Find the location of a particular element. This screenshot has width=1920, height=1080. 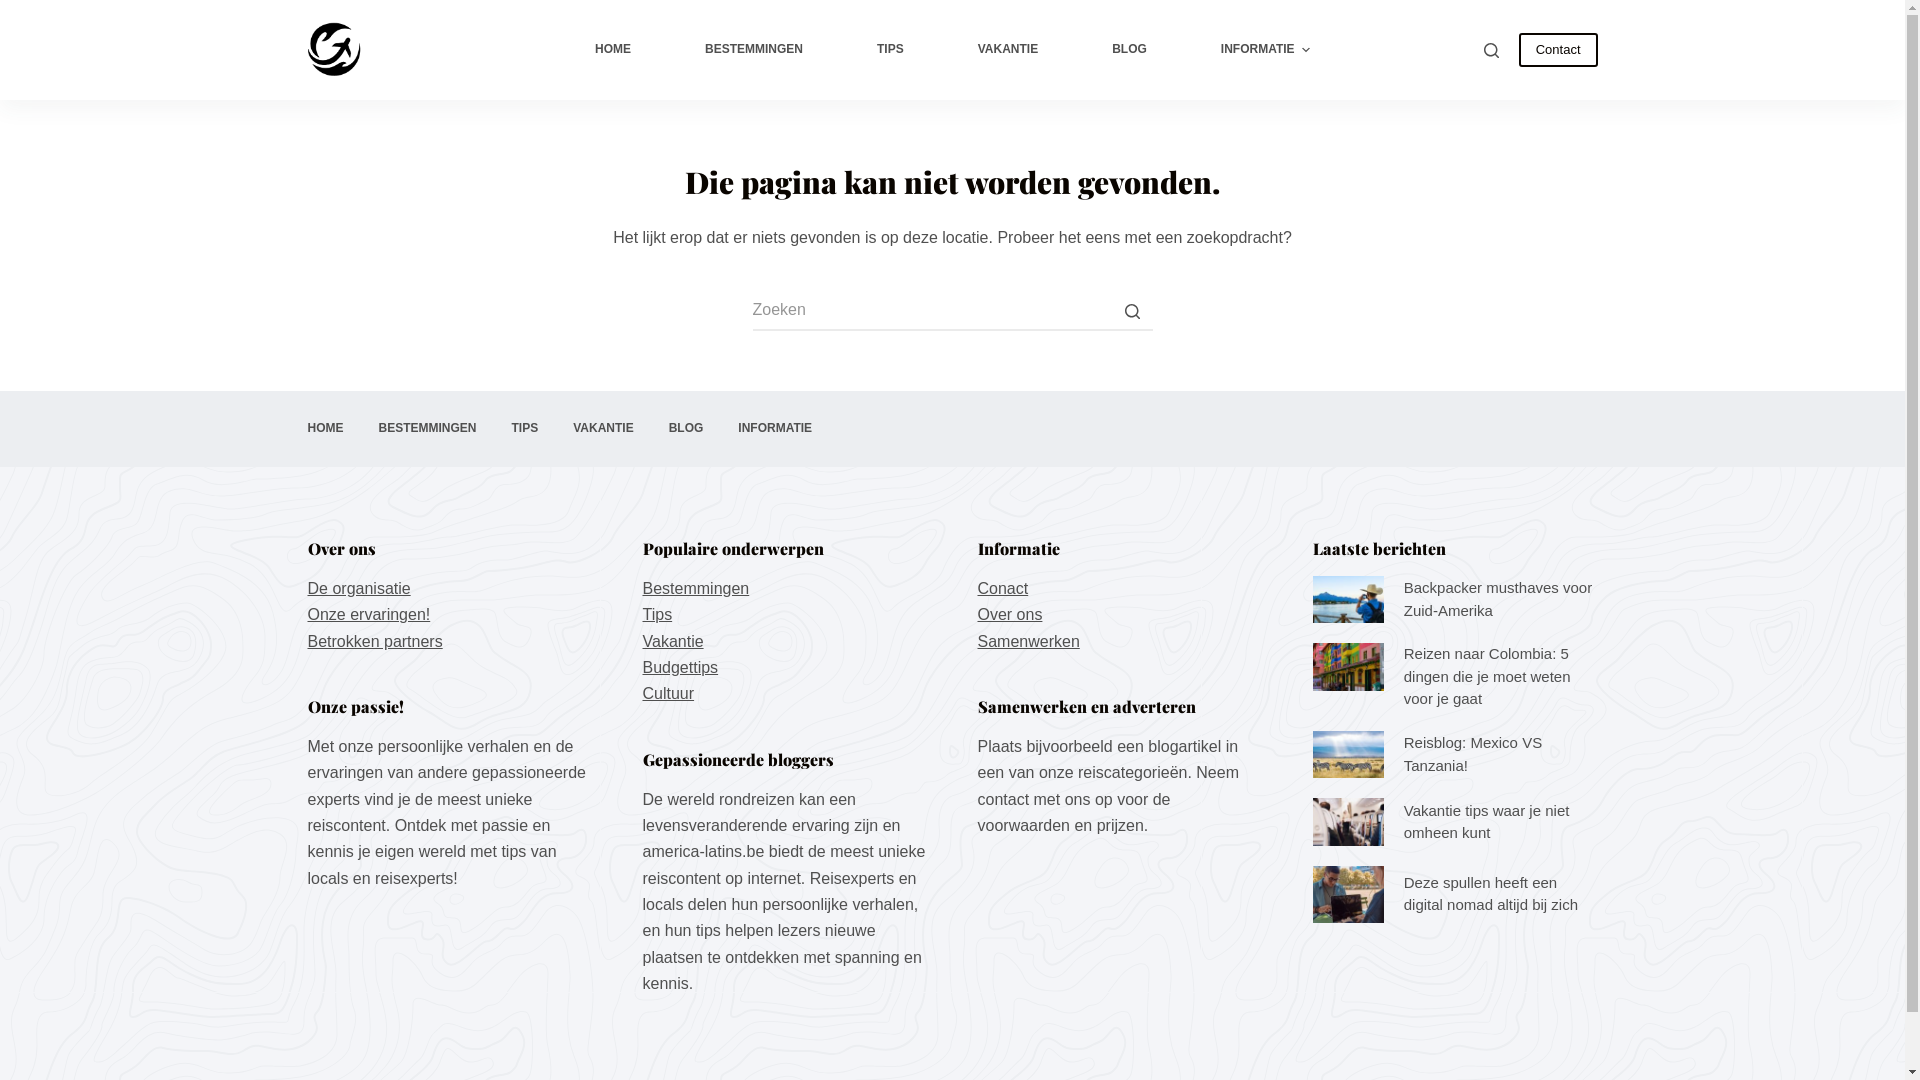

'Onze ervaringen!' is located at coordinates (369, 613).